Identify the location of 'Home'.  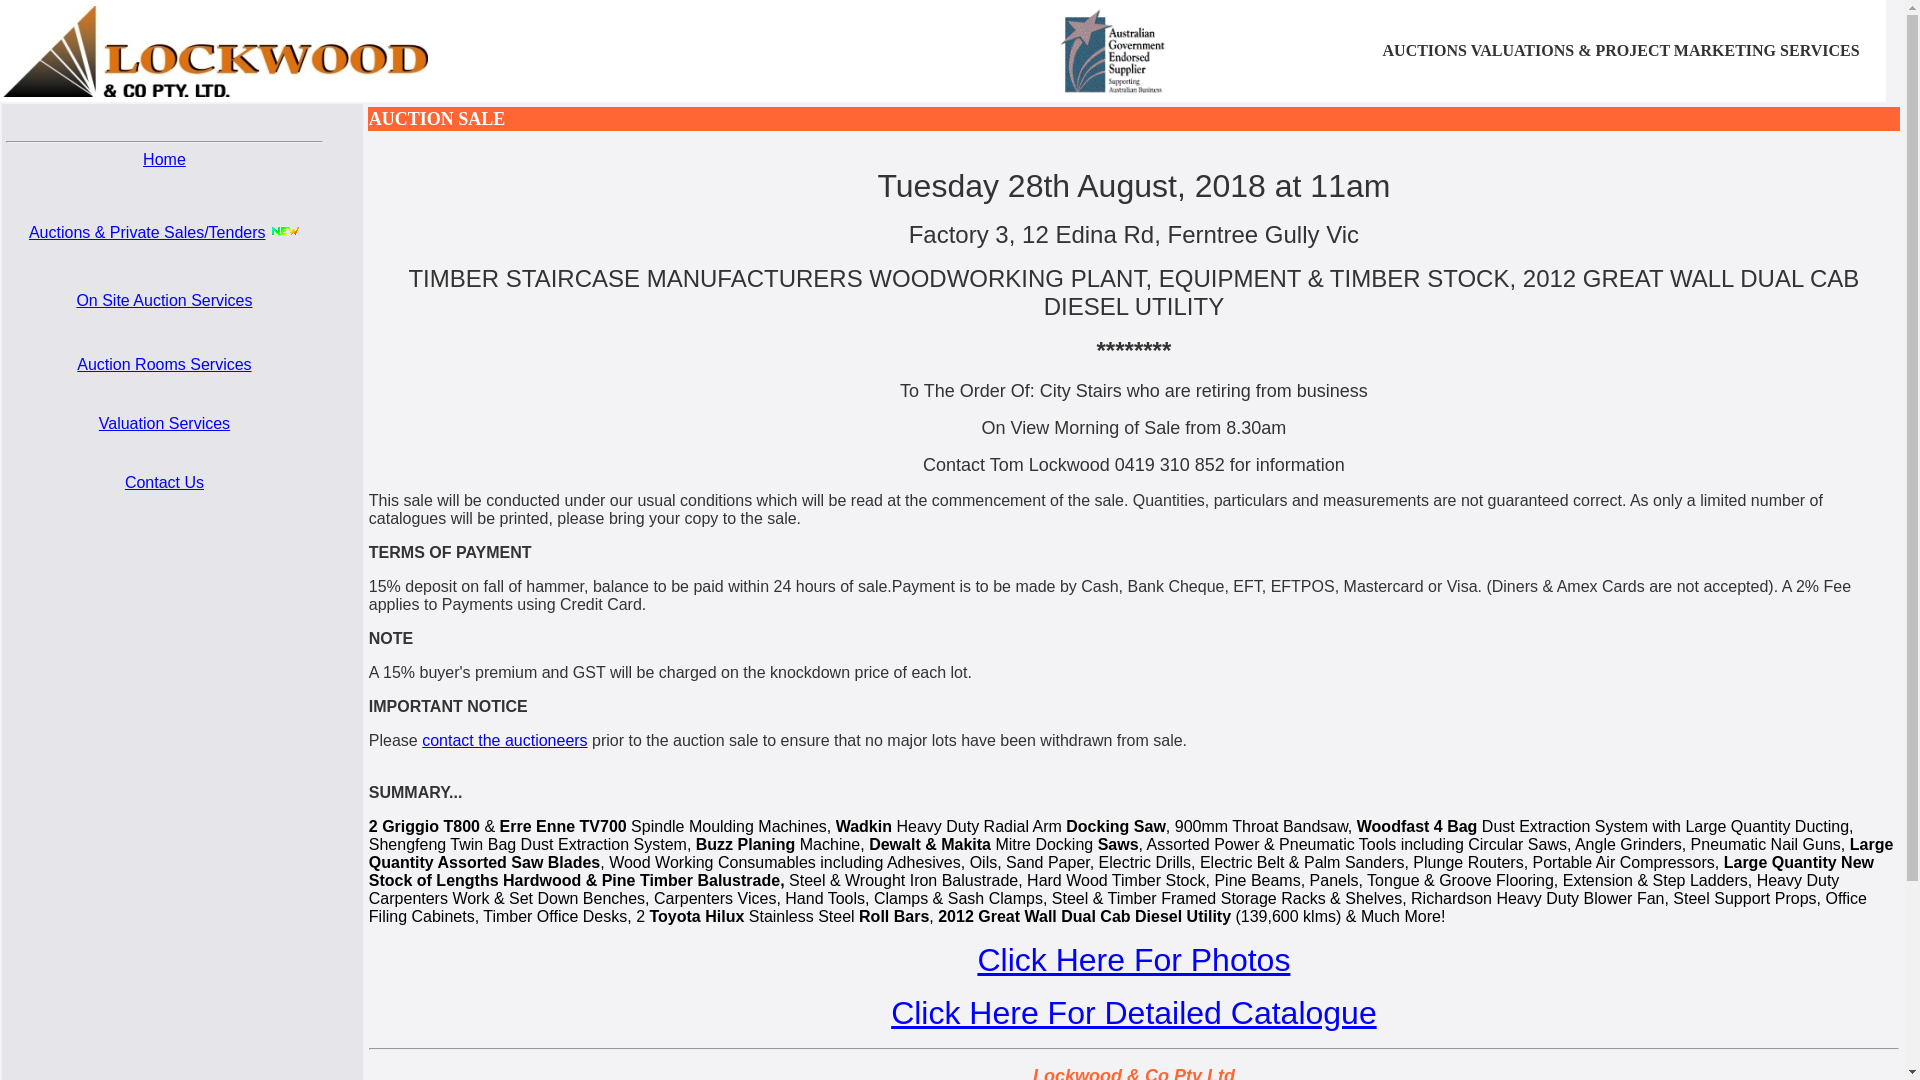
(164, 158).